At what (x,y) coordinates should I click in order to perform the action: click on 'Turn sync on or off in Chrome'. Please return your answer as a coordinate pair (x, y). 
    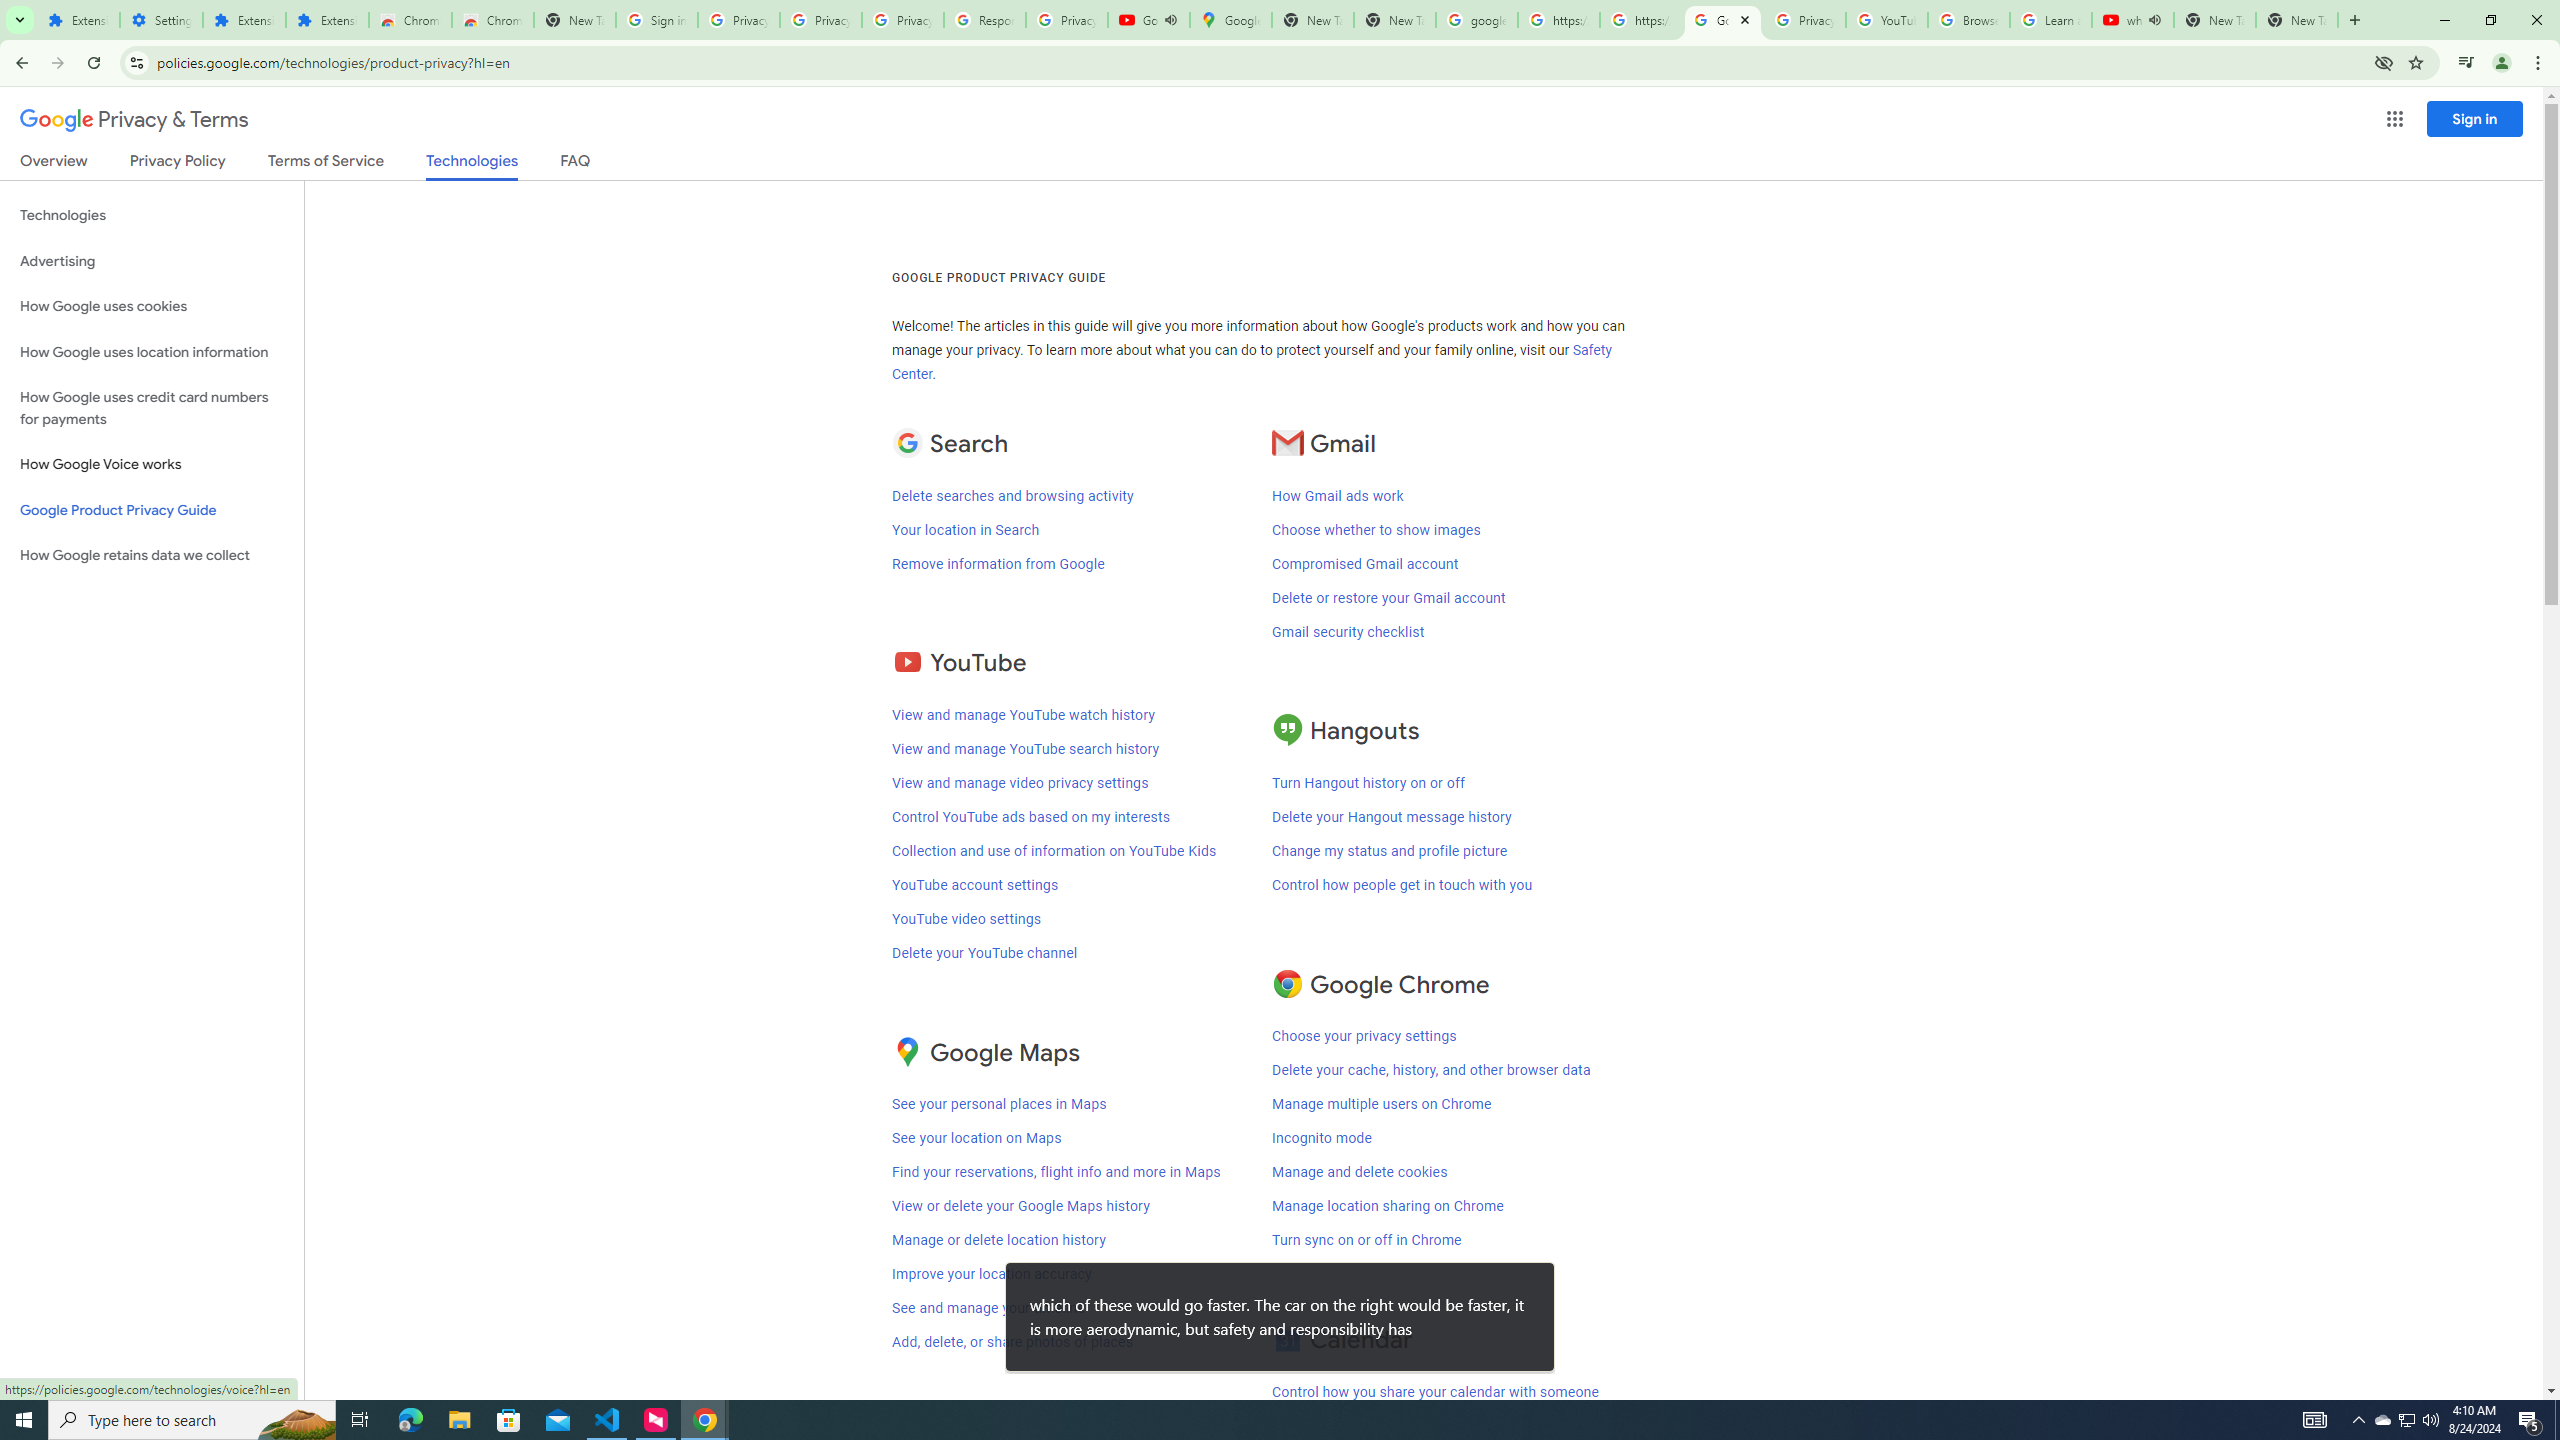
    Looking at the image, I should click on (1366, 1240).